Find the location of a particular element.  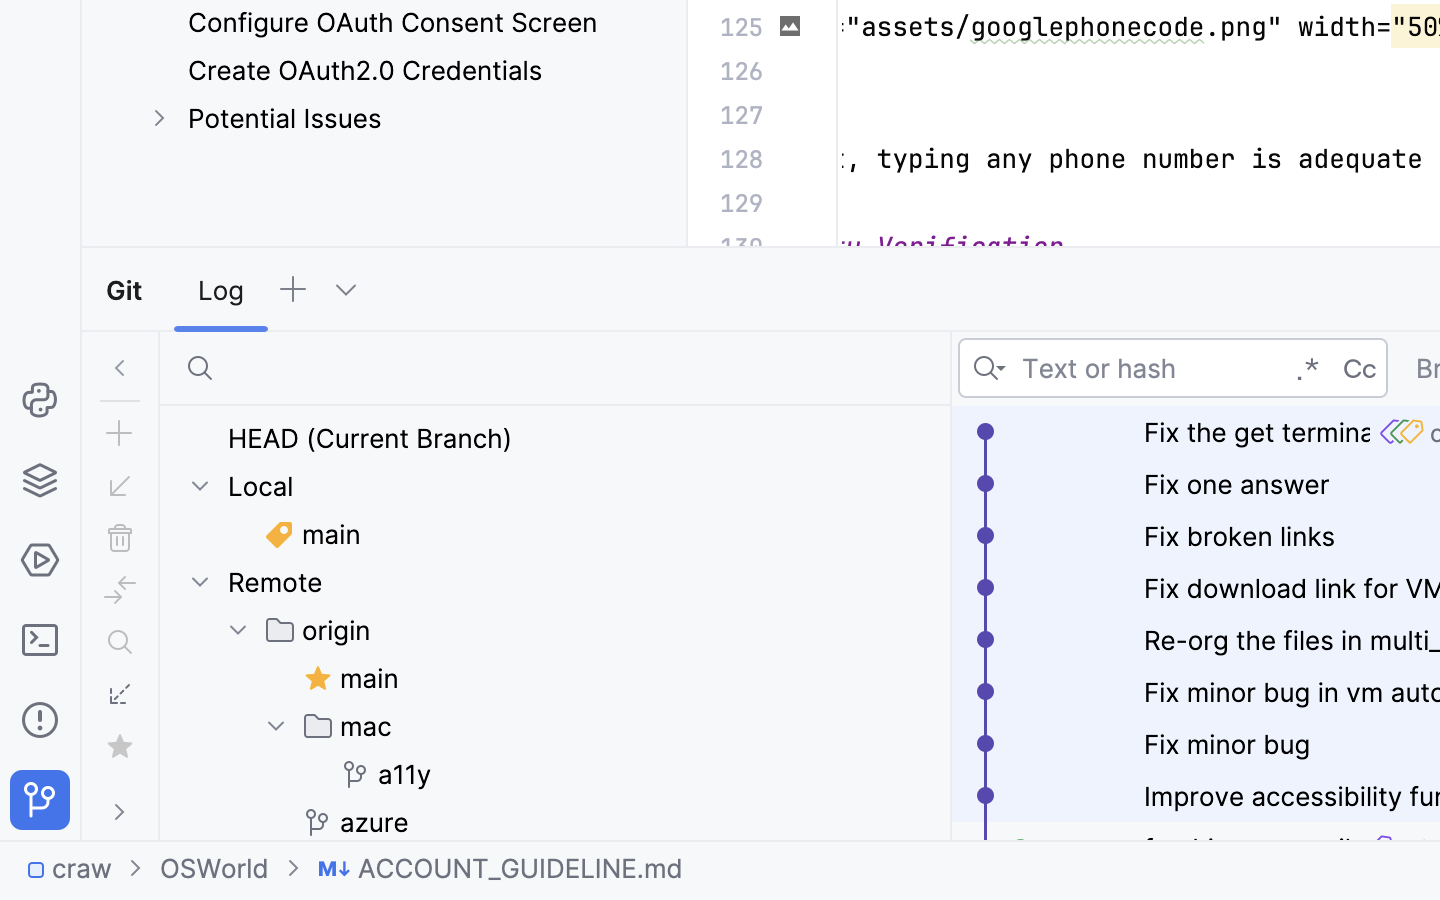

'Log' is located at coordinates (221, 288).